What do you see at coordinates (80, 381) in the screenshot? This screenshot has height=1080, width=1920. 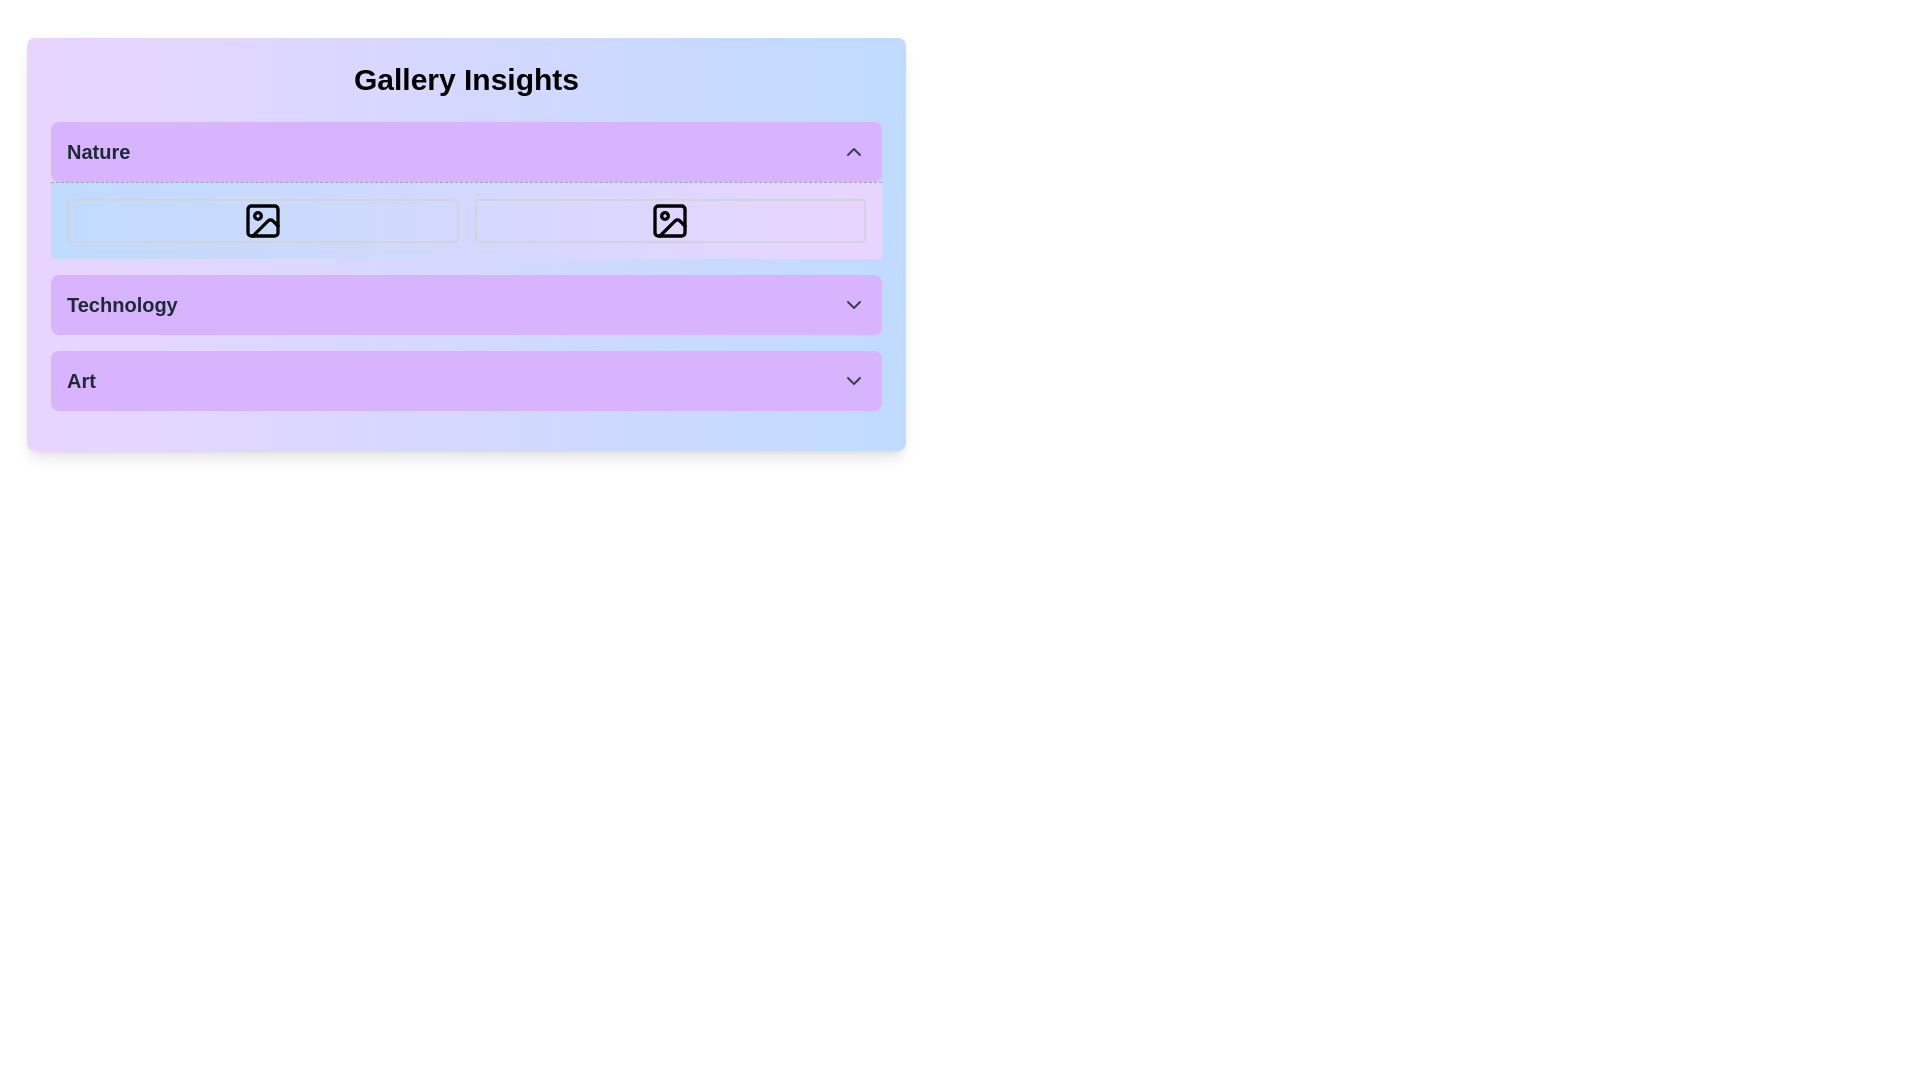 I see `text label that serves as a title for the section, which displays the text 'Art'` at bounding box center [80, 381].